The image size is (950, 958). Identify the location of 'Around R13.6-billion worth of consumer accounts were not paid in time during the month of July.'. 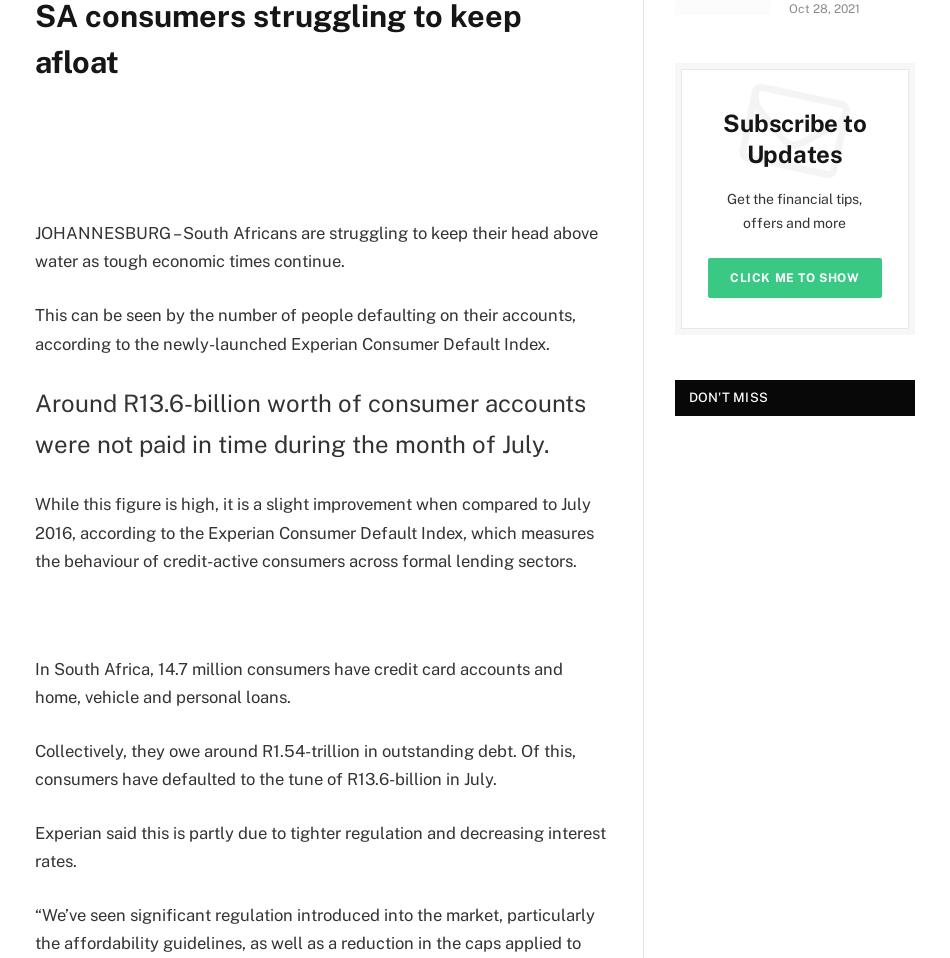
(34, 423).